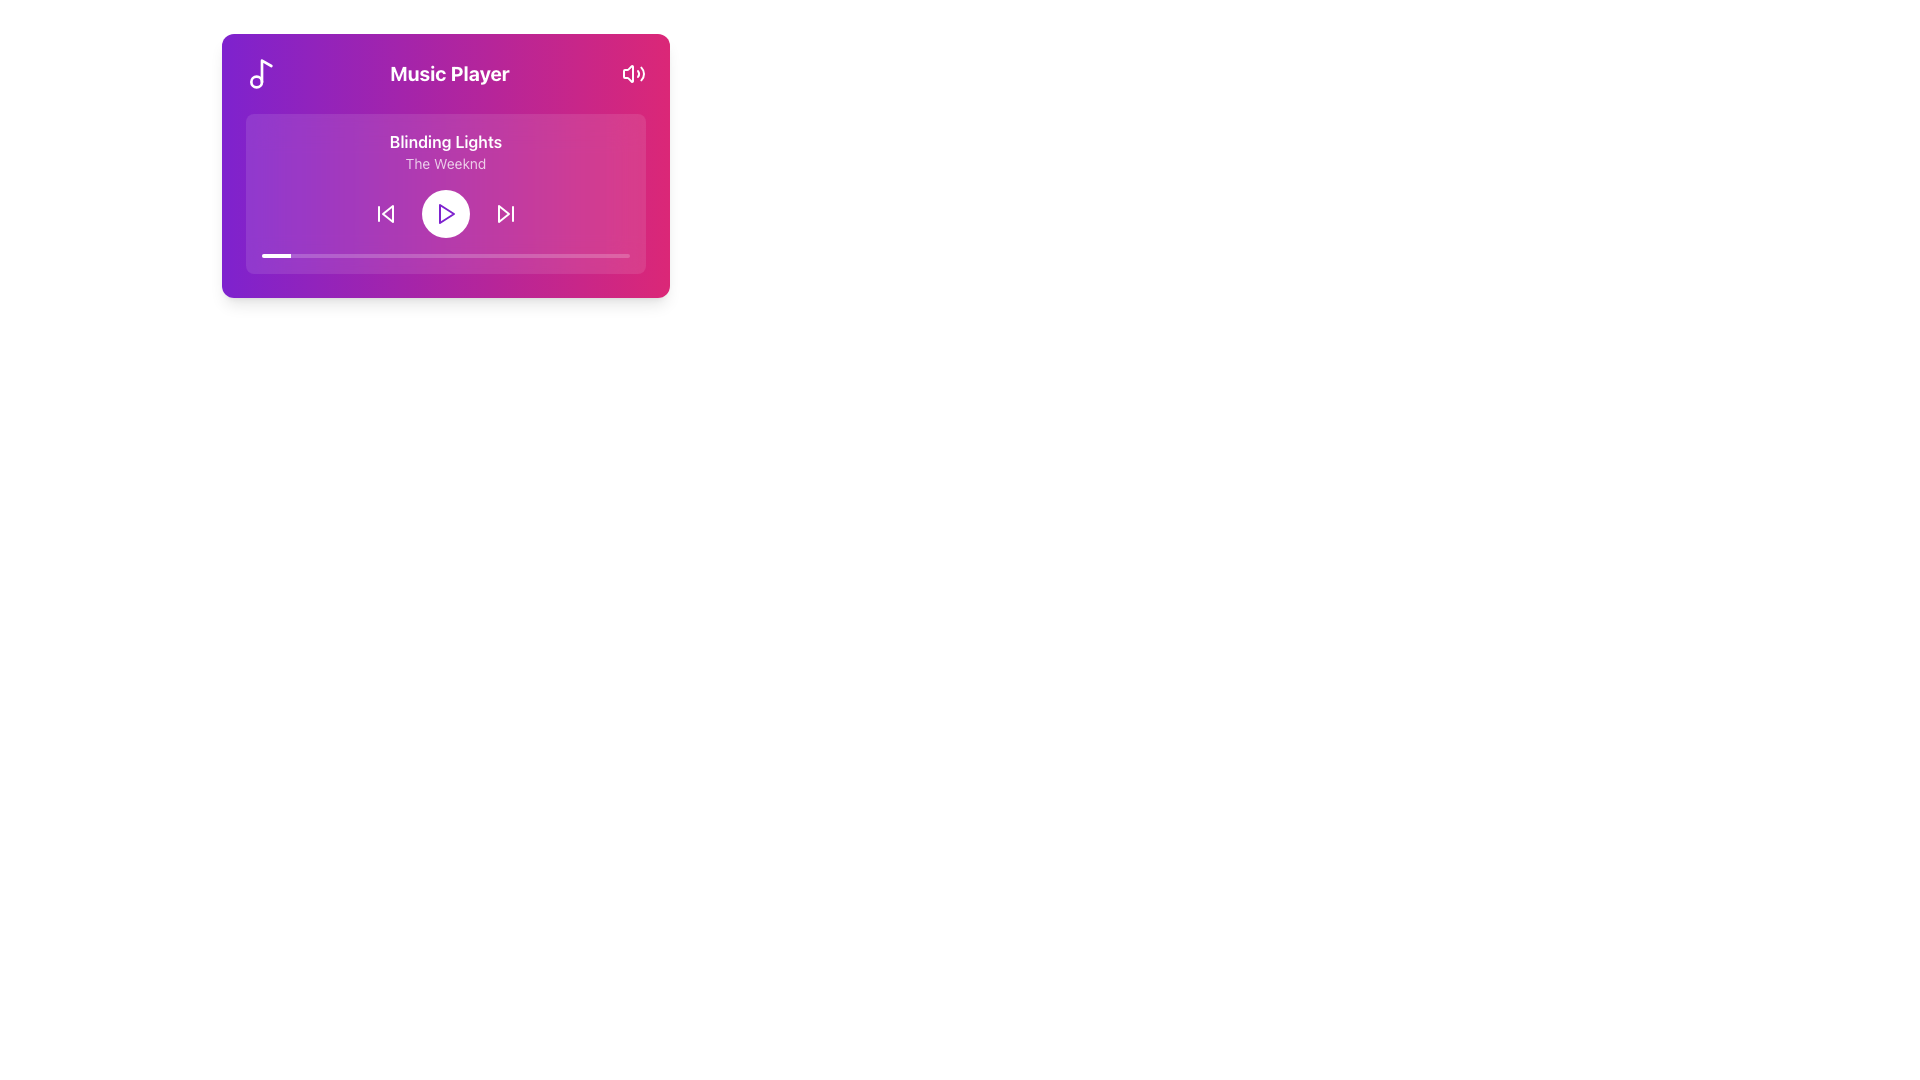  I want to click on the triangular play icon located inside the circular white button in the center of the music player's control area to play the music, so click(445, 213).